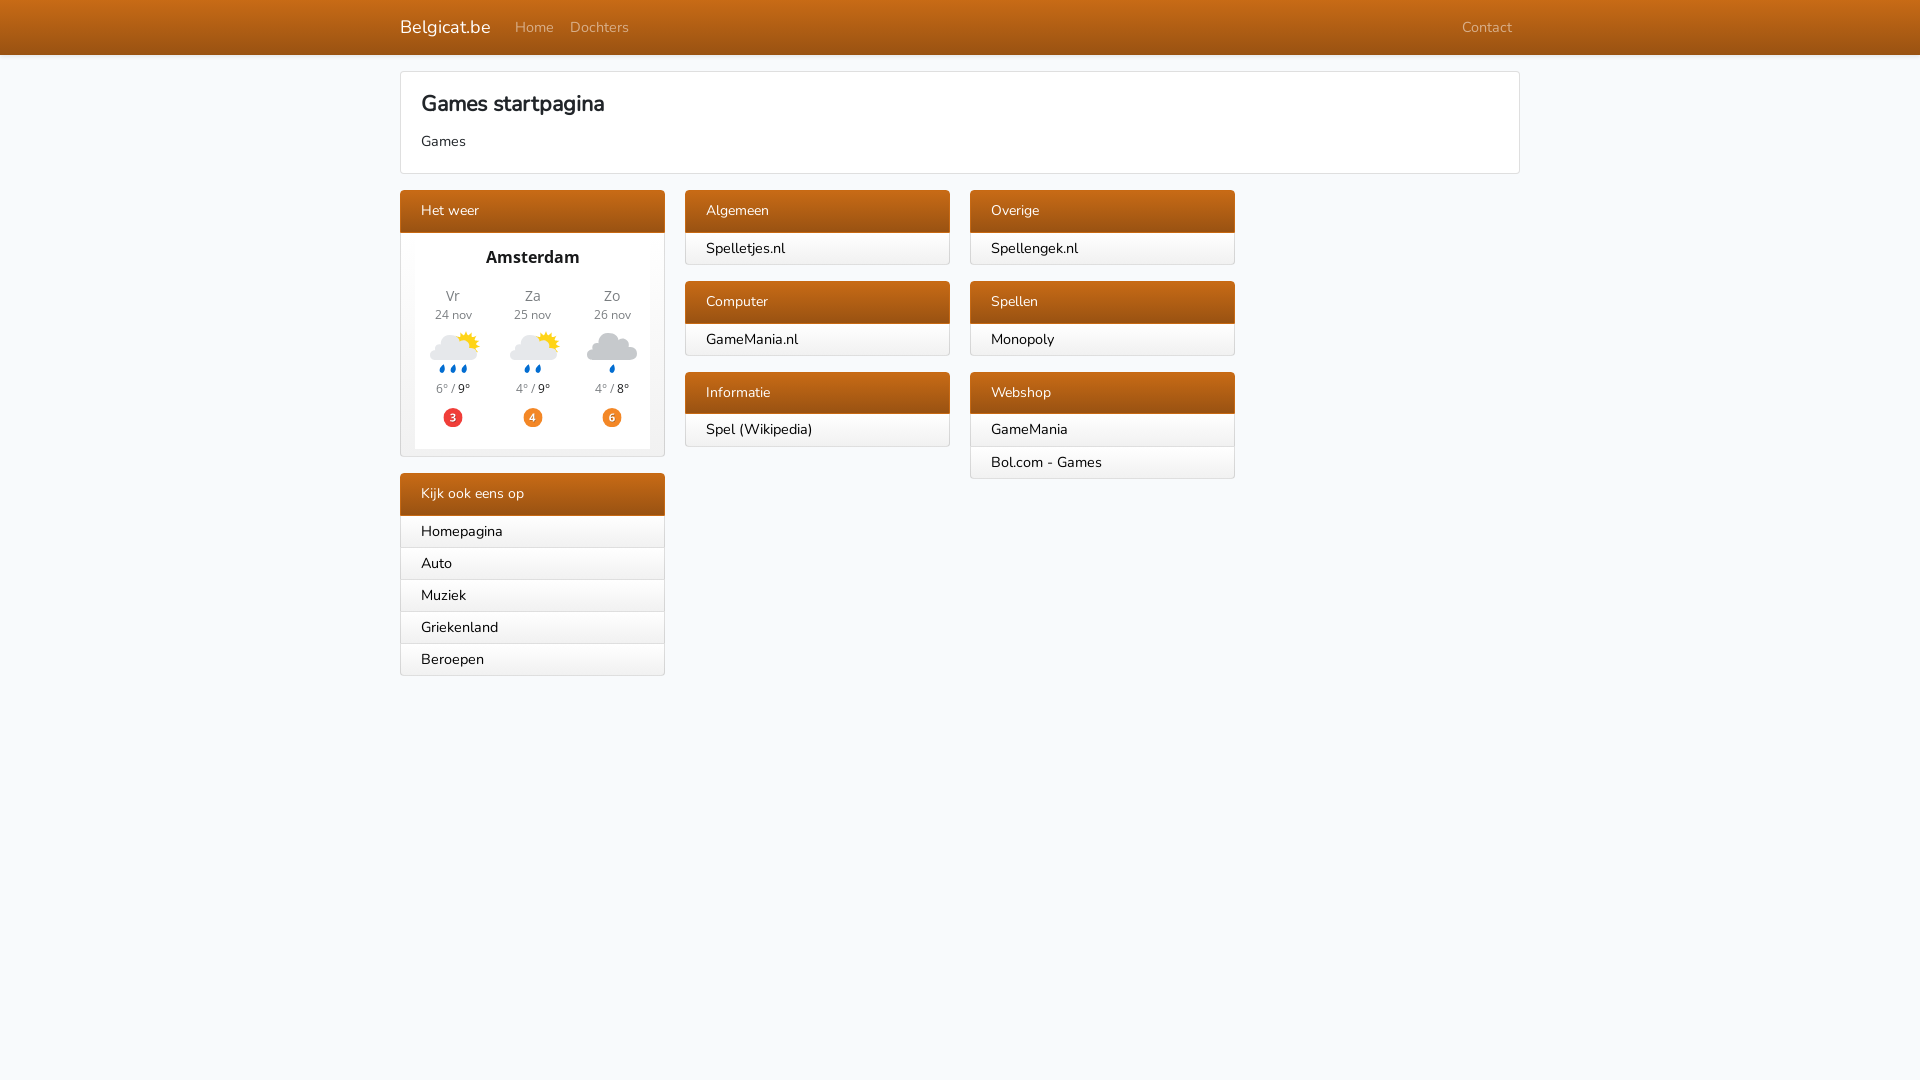 This screenshot has height=1080, width=1920. What do you see at coordinates (1454, 27) in the screenshot?
I see `'Contact'` at bounding box center [1454, 27].